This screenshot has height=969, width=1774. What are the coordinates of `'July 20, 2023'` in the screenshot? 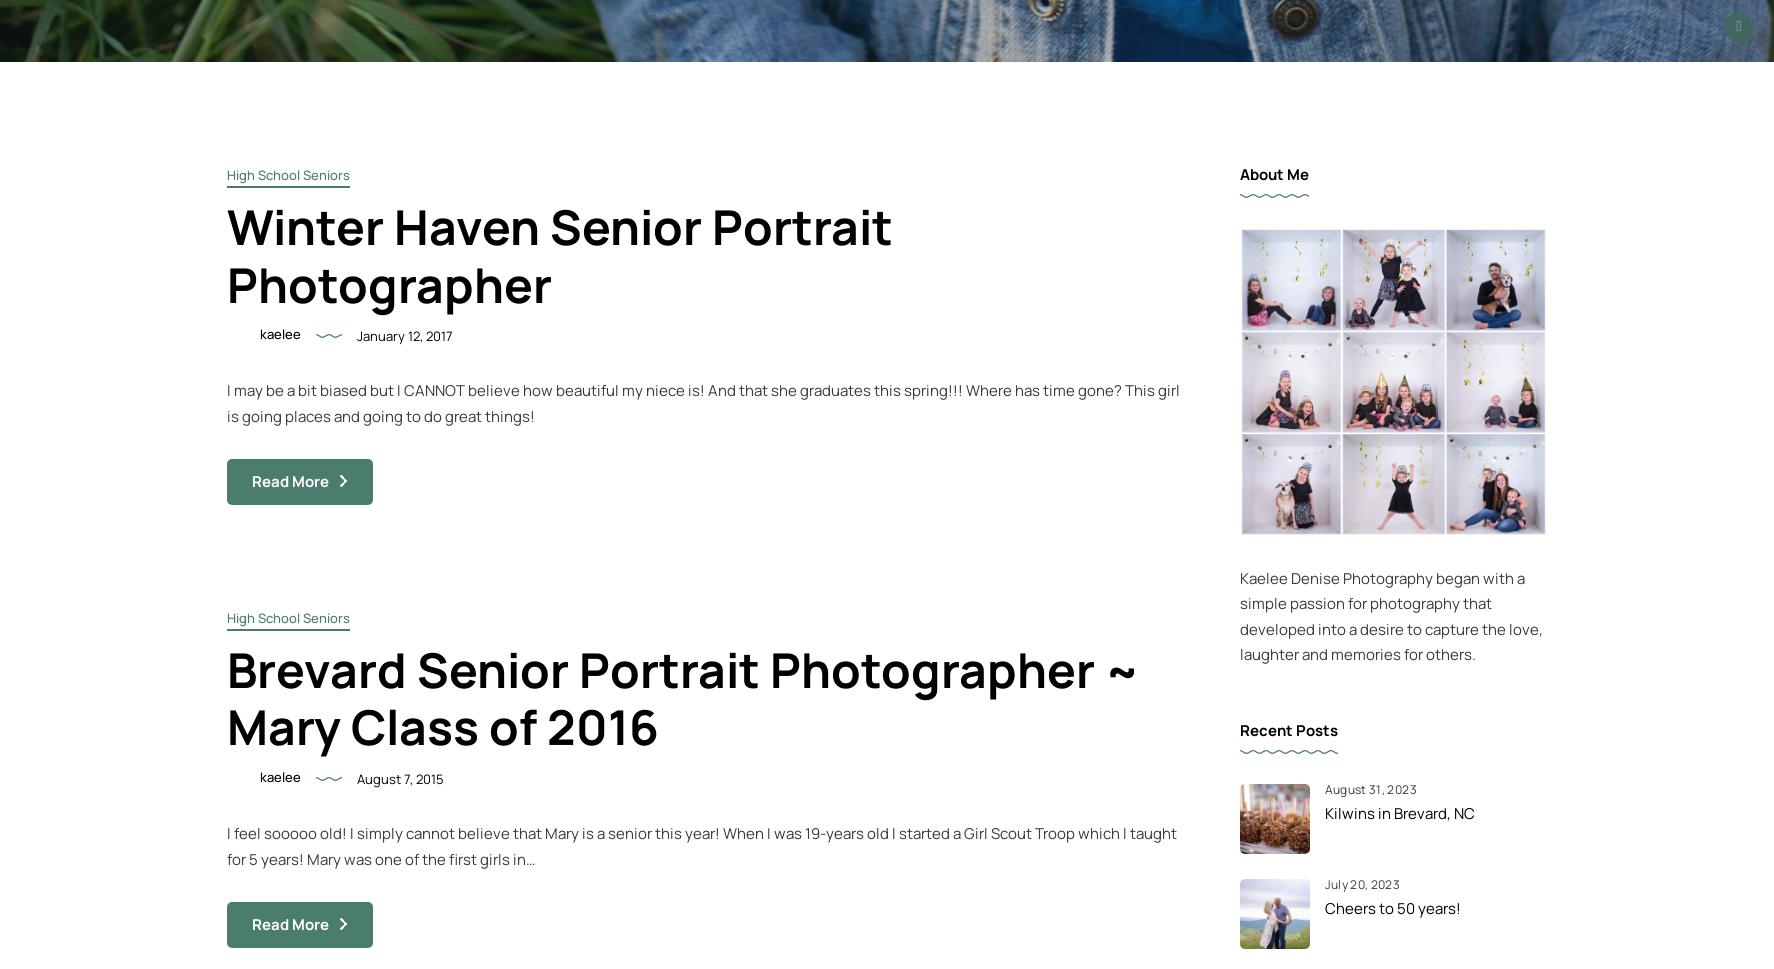 It's located at (1362, 883).